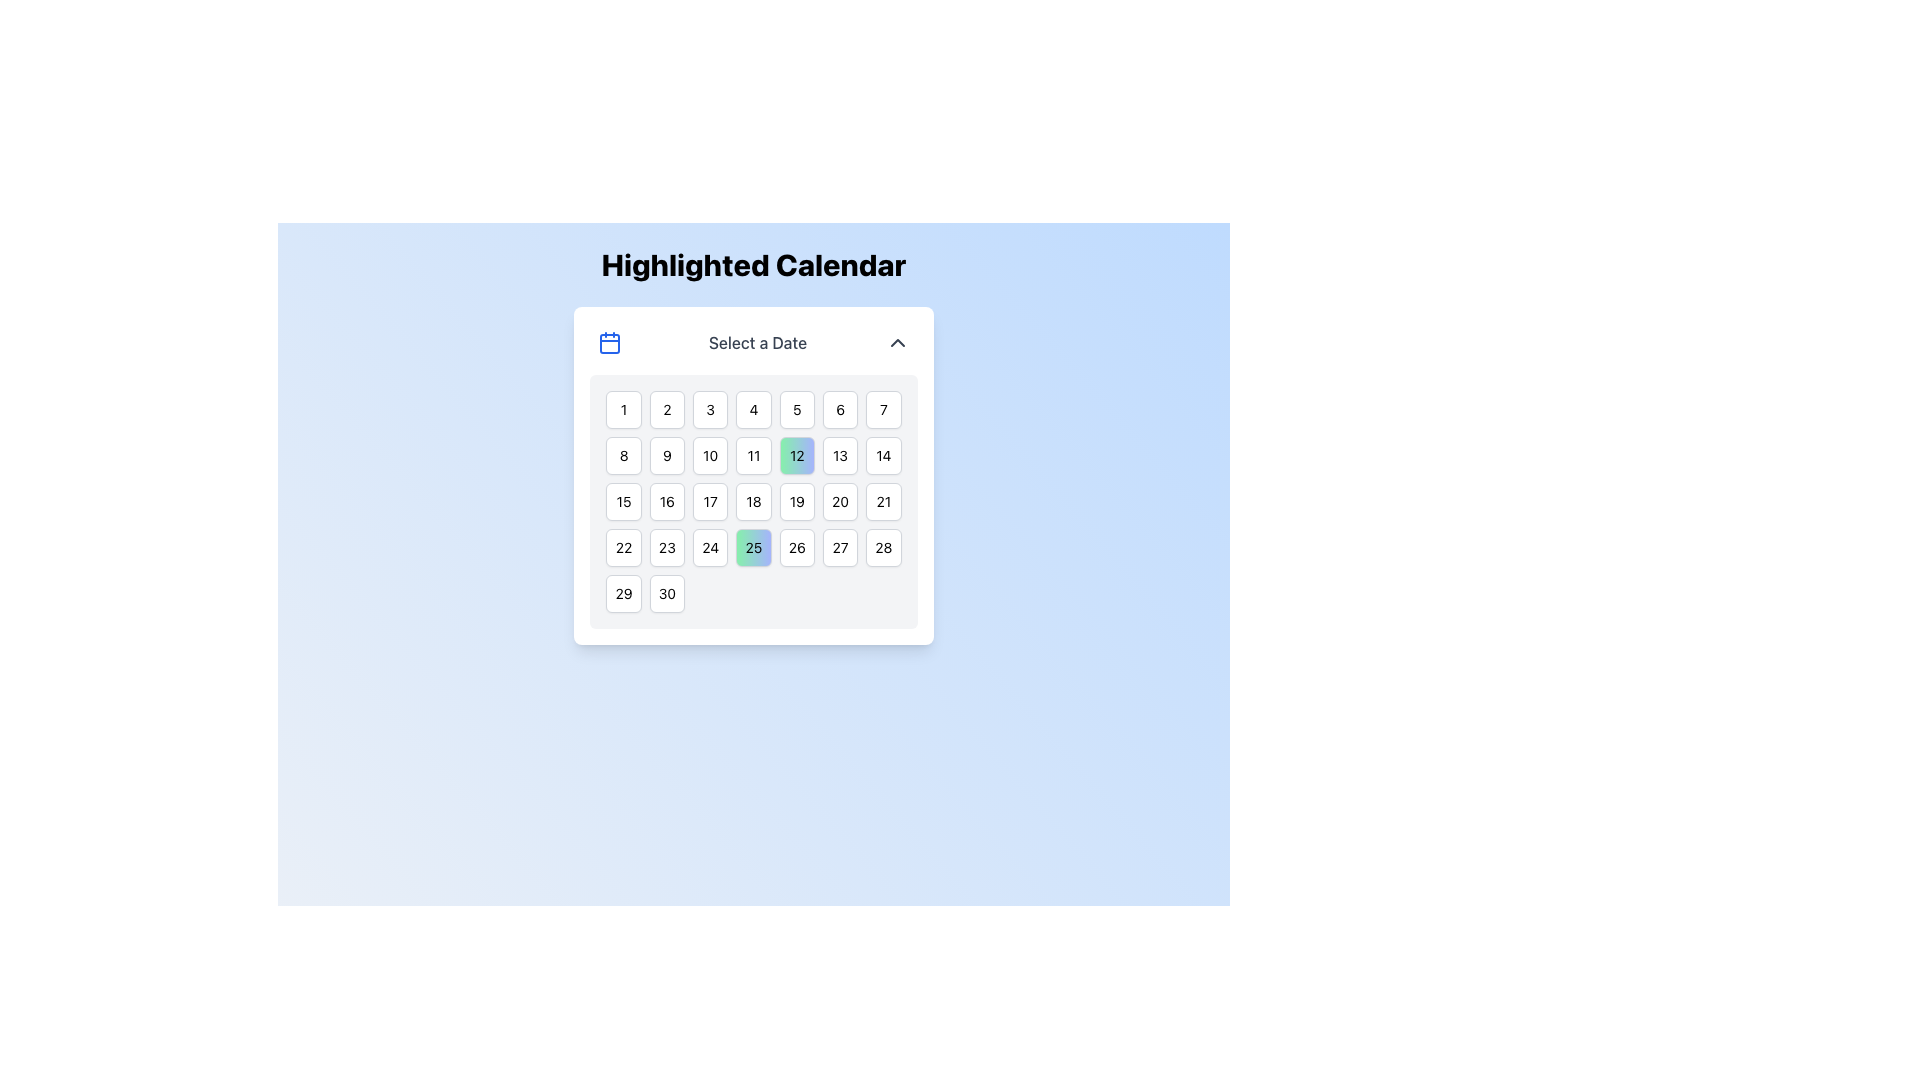  What do you see at coordinates (752, 500) in the screenshot?
I see `the square-shaped button with a white background and the text '18' in black` at bounding box center [752, 500].